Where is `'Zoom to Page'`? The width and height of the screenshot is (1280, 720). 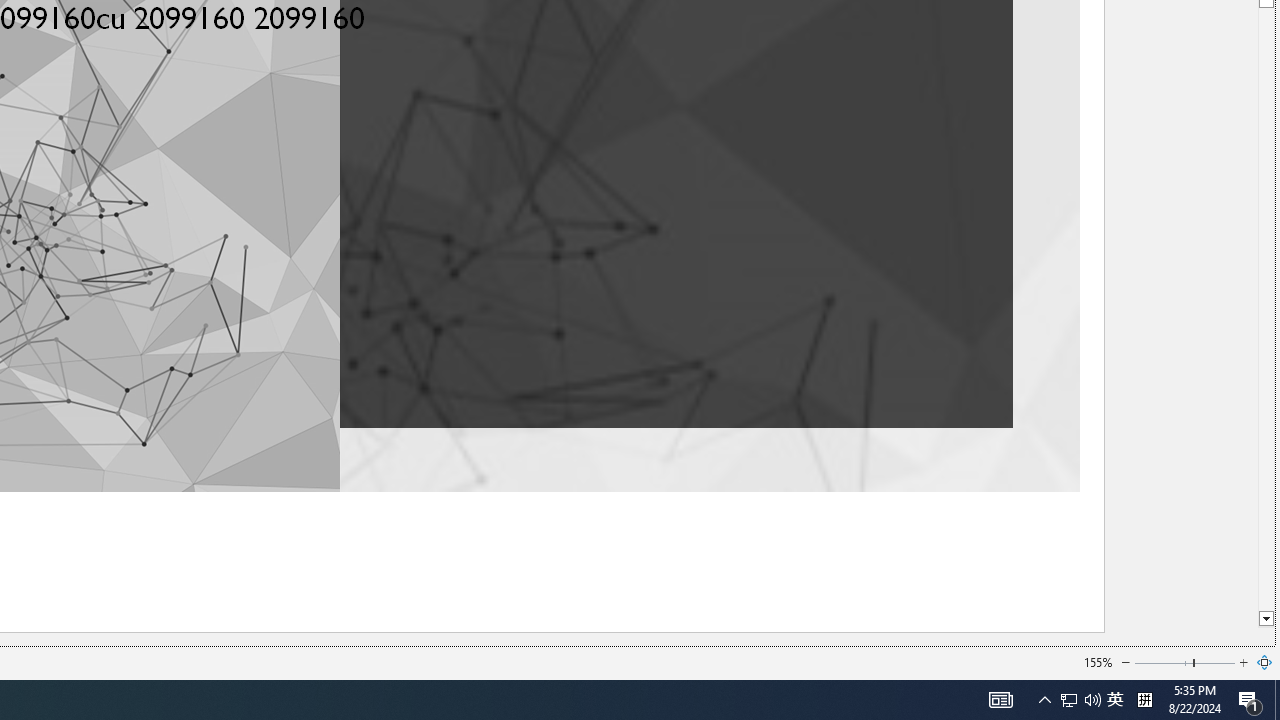 'Zoom to Page' is located at coordinates (1264, 663).